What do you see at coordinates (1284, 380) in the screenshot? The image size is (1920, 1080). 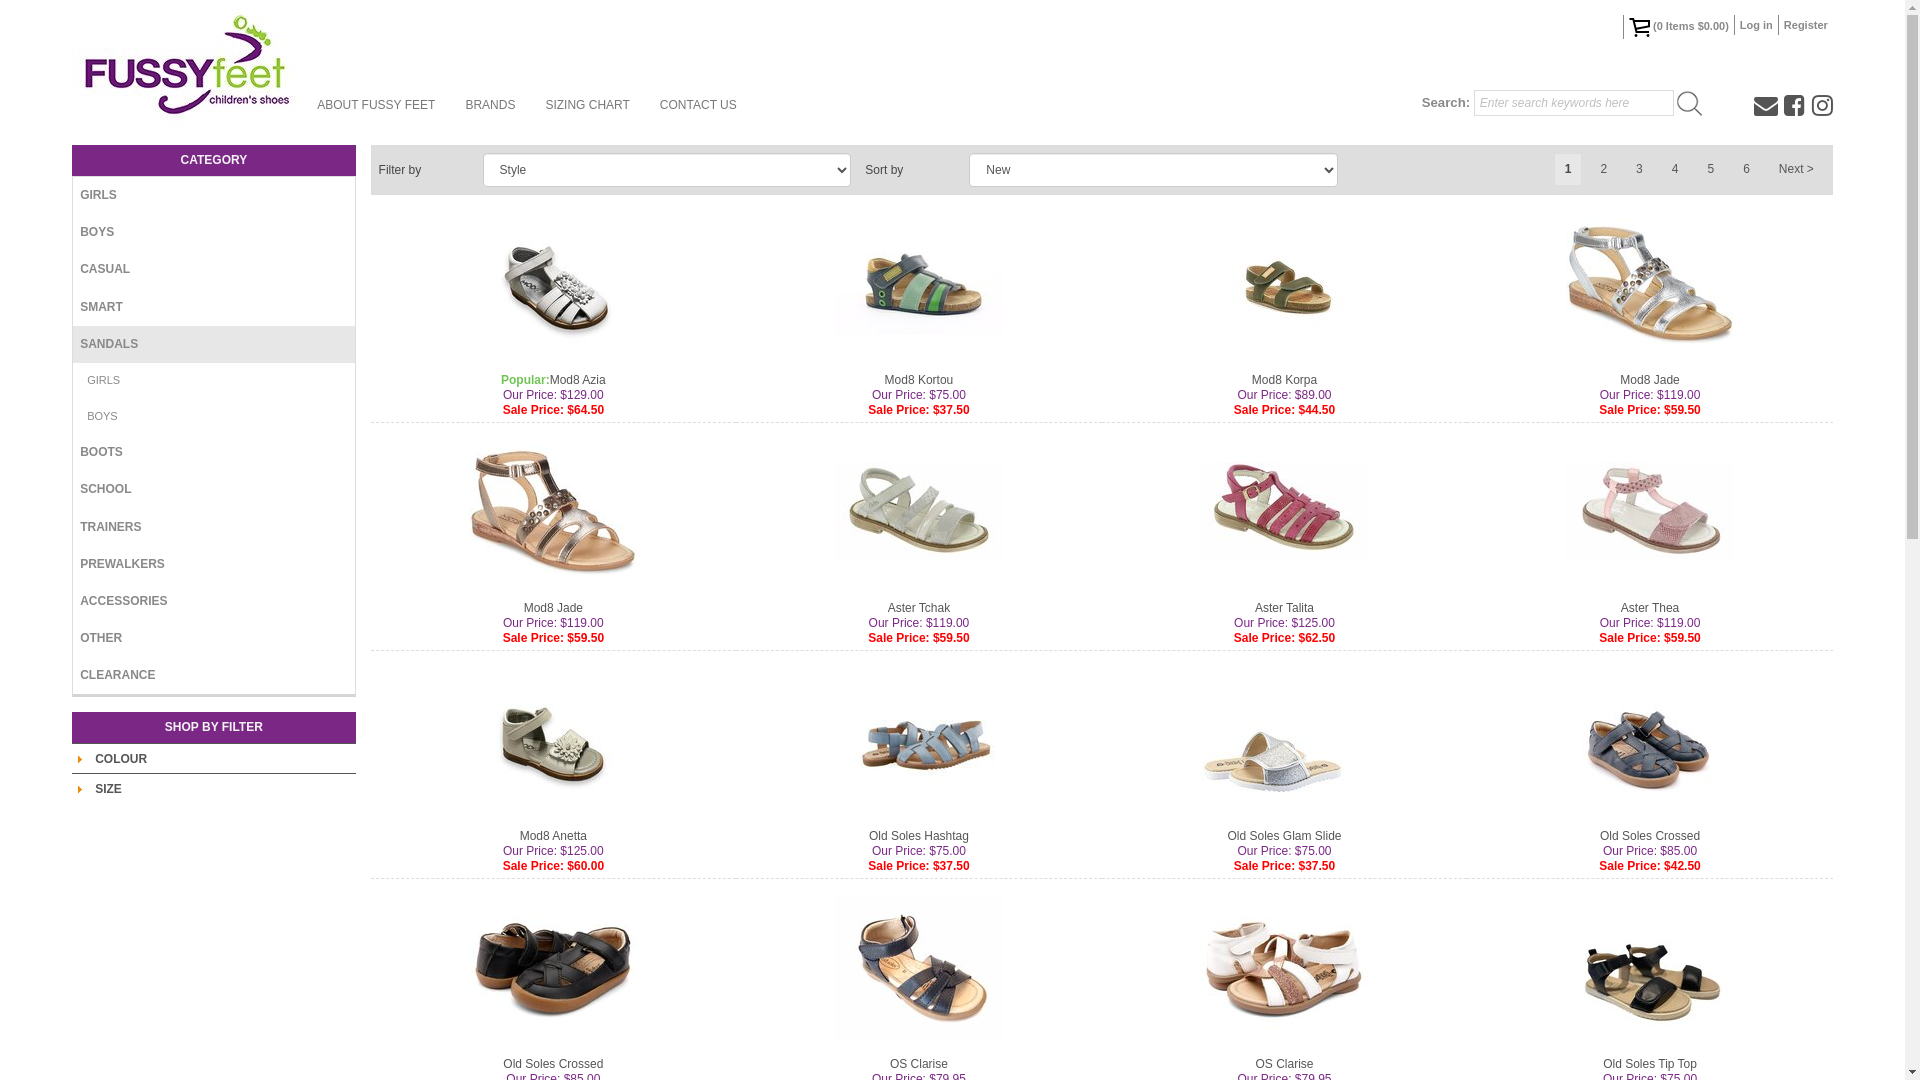 I see `'Mod8 Korpa'` at bounding box center [1284, 380].